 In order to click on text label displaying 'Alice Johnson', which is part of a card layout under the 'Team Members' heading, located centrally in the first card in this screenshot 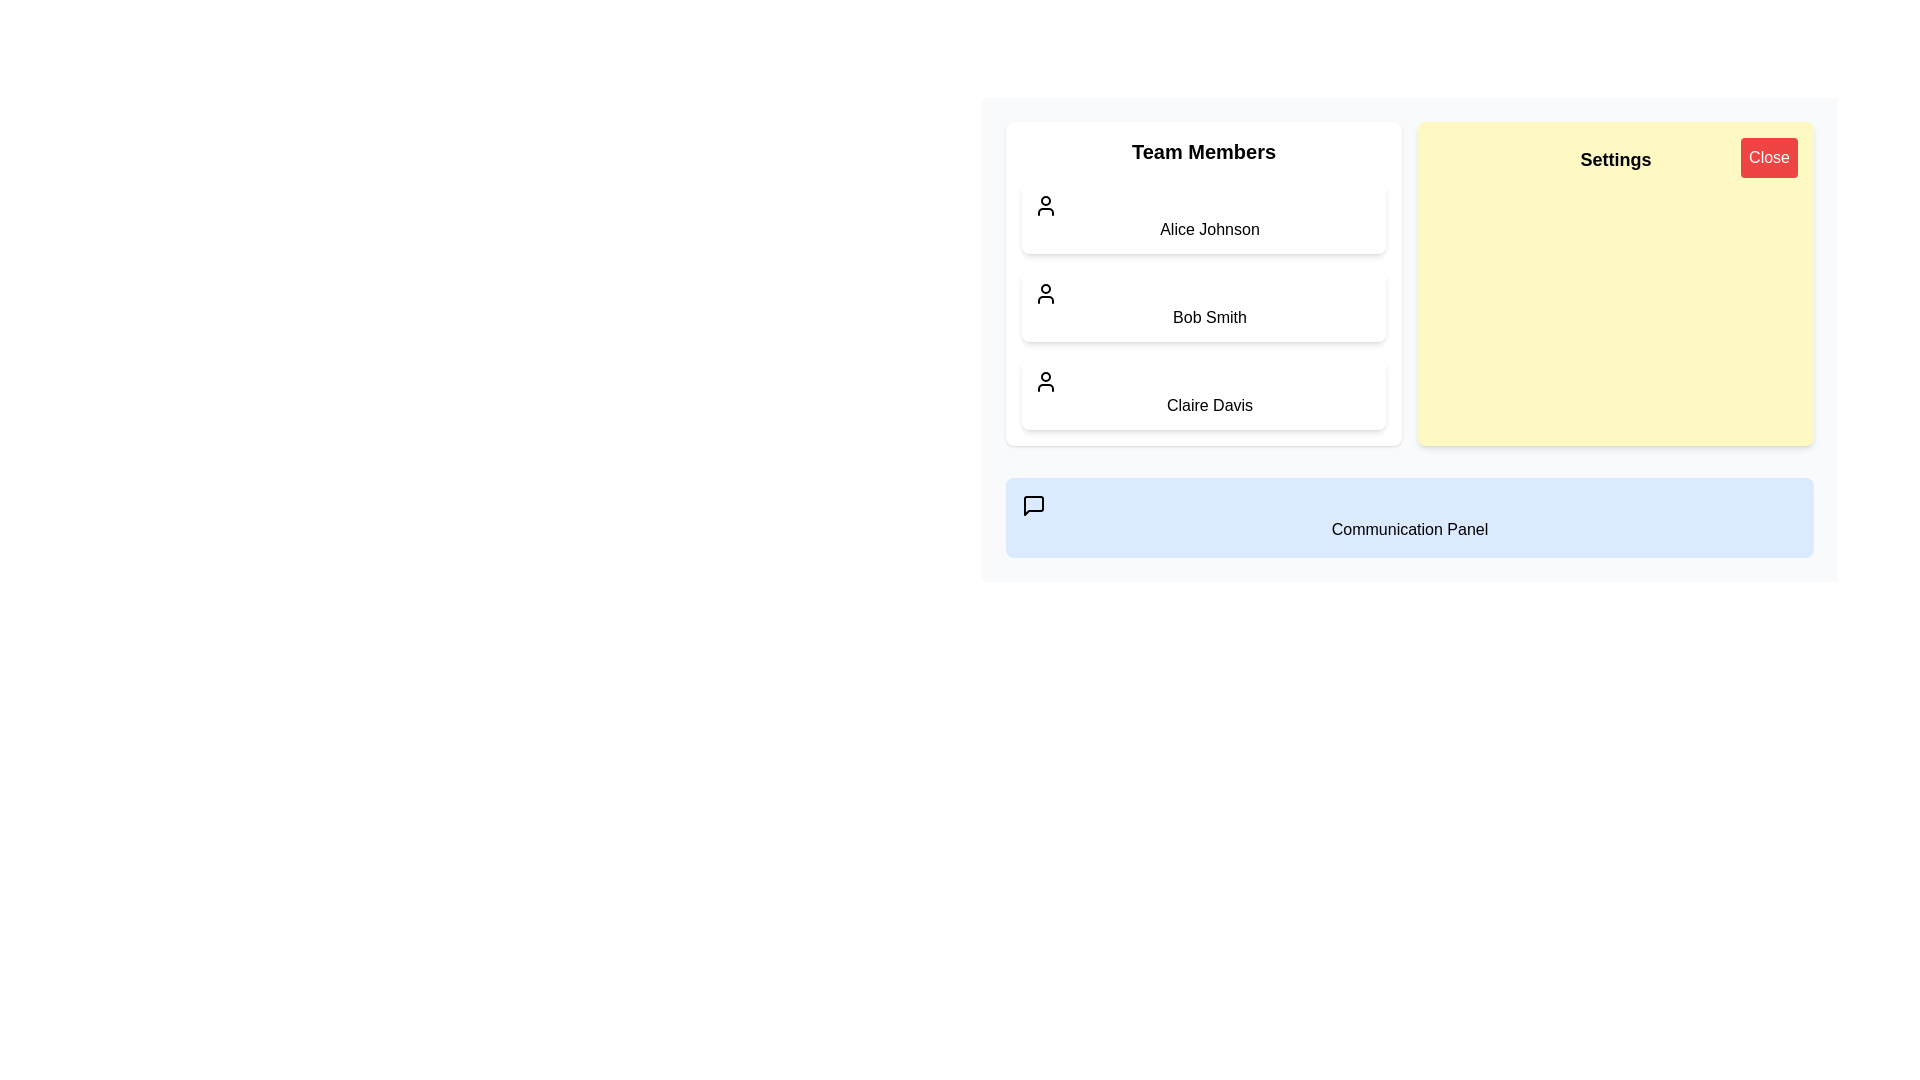, I will do `click(1208, 228)`.